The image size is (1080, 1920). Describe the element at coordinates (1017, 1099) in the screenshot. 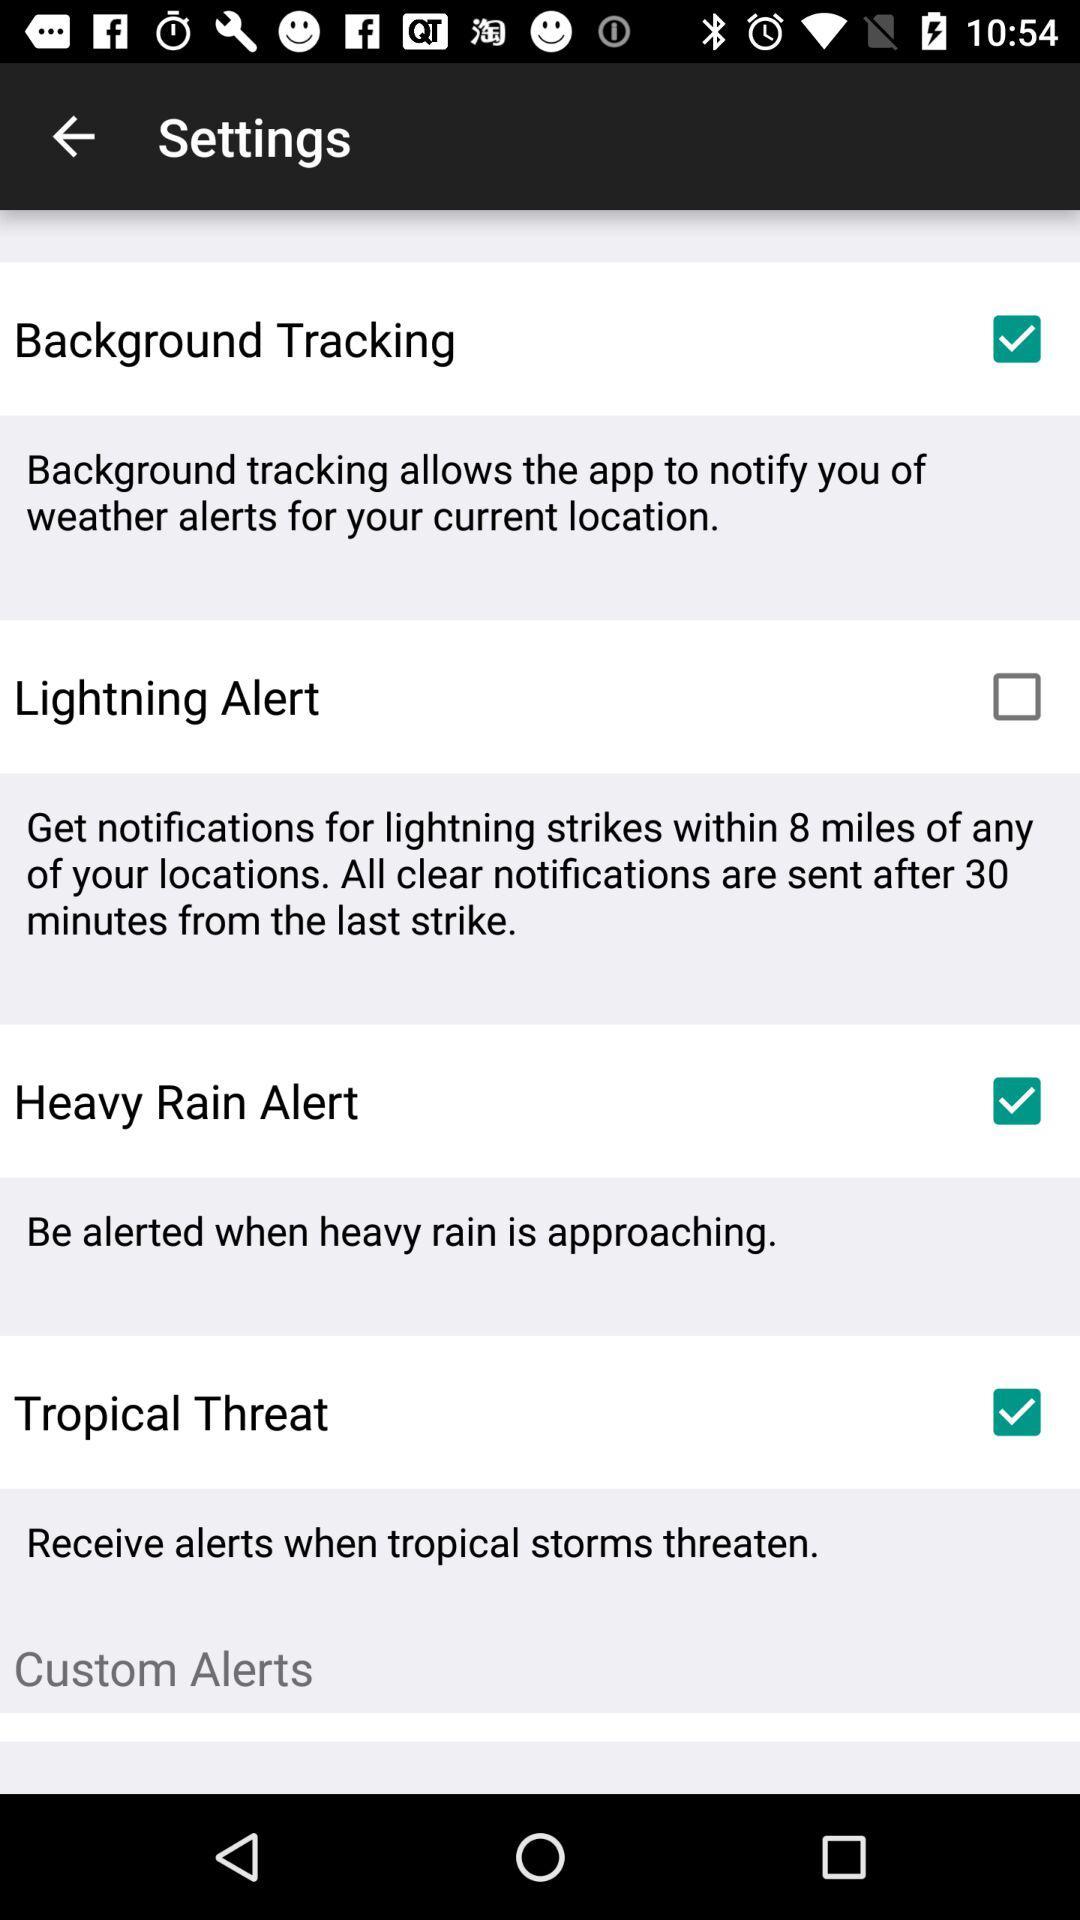

I see `heavy rain` at that location.